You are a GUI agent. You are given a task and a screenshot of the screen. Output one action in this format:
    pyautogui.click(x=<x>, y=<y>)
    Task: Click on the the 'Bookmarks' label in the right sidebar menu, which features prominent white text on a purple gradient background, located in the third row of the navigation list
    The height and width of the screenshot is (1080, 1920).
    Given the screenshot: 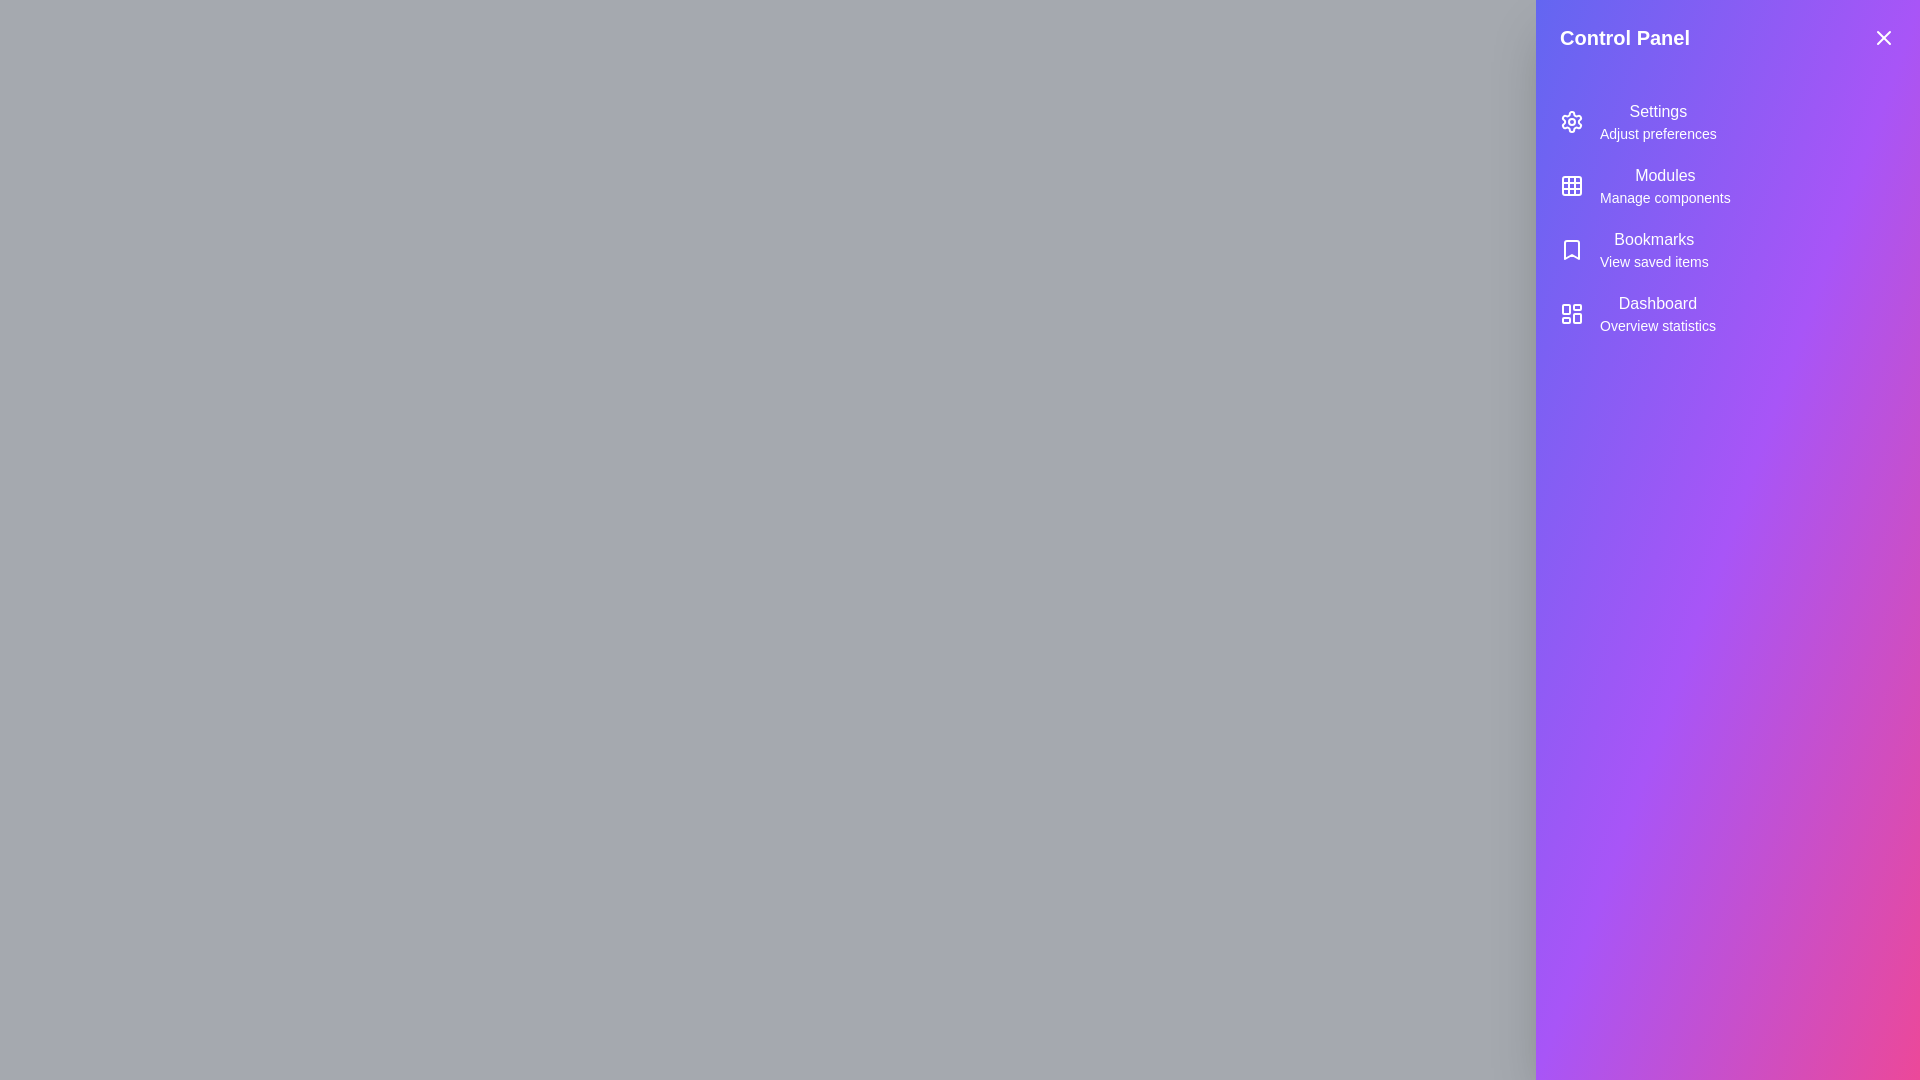 What is the action you would take?
    pyautogui.click(x=1654, y=249)
    